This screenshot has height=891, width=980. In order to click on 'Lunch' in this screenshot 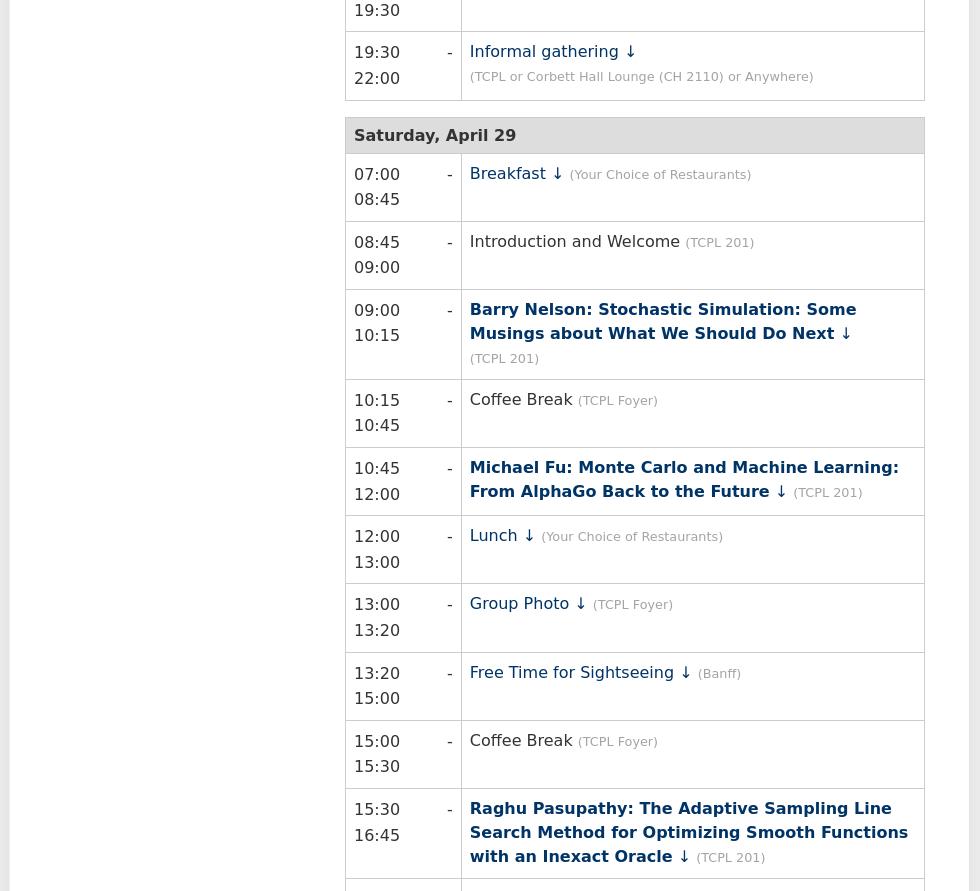, I will do `click(493, 535)`.